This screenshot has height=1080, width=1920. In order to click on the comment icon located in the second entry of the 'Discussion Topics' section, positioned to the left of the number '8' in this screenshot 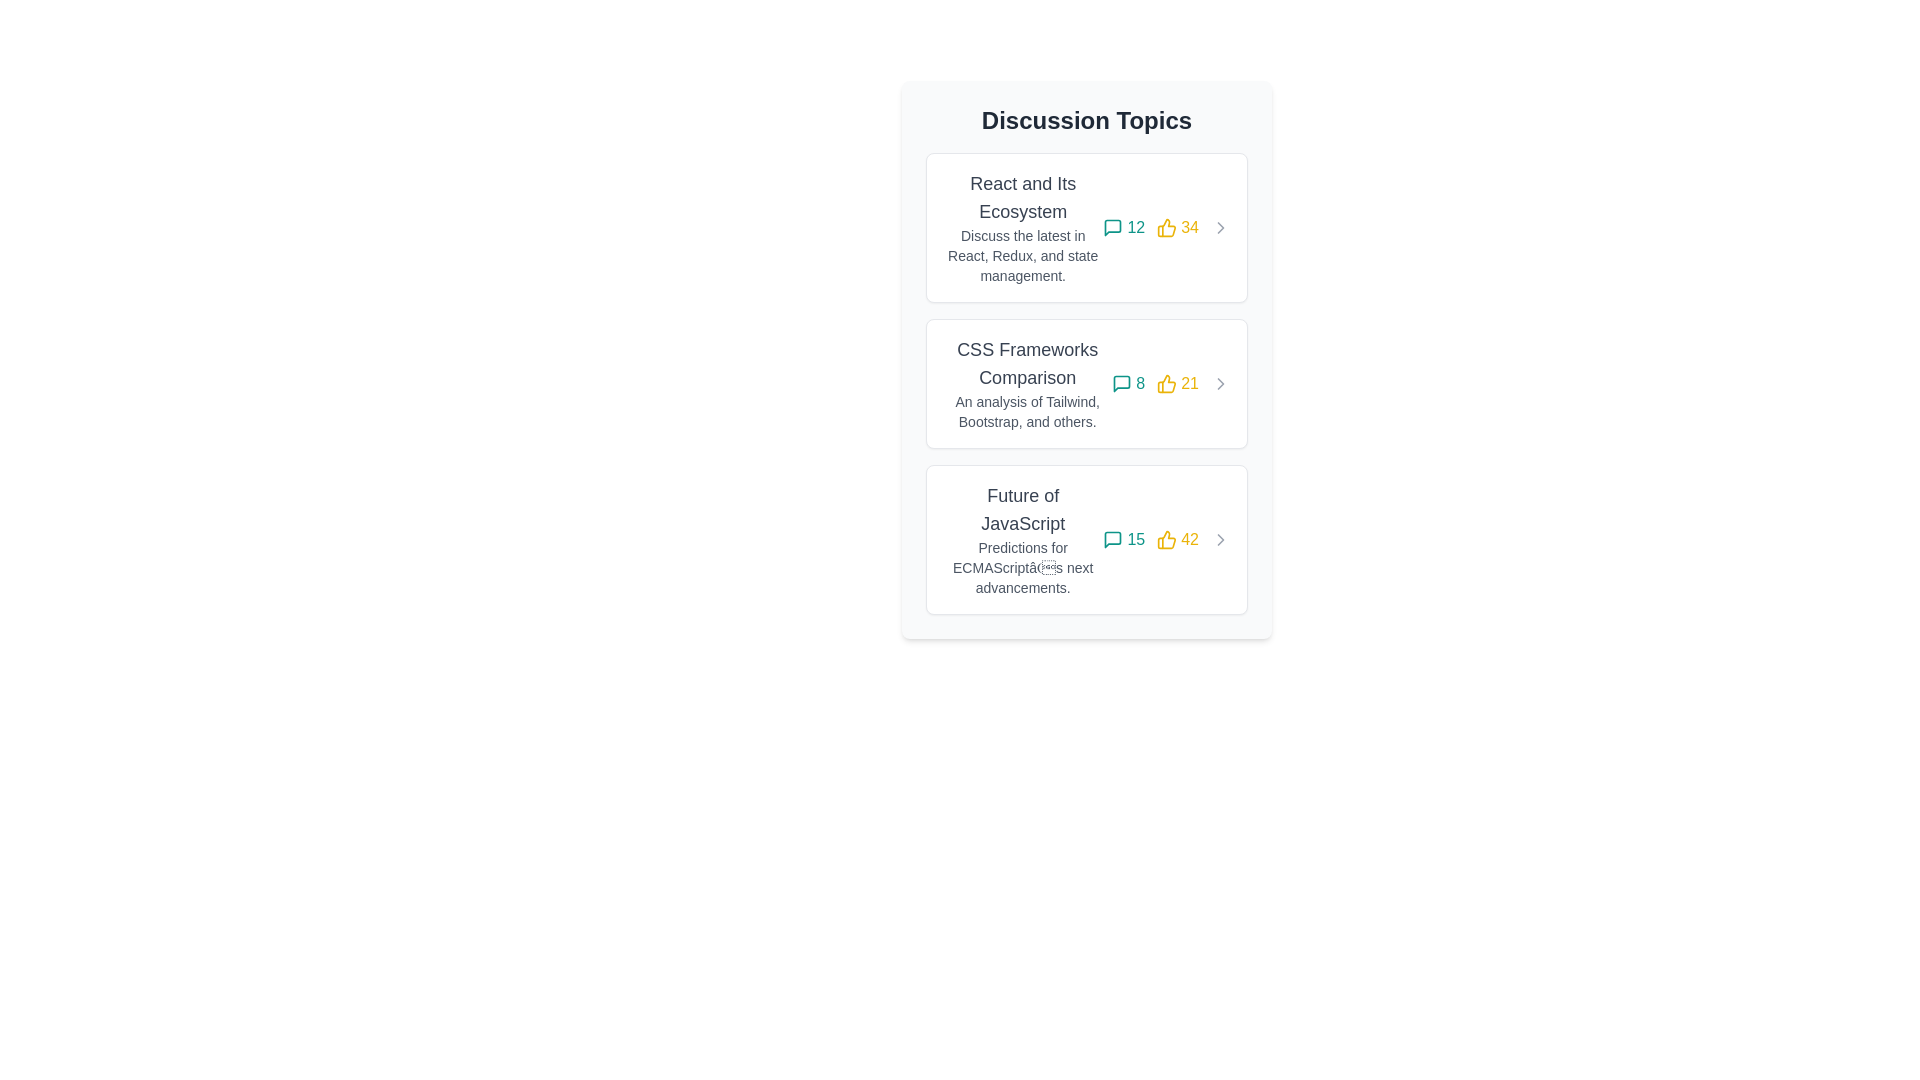, I will do `click(1122, 384)`.